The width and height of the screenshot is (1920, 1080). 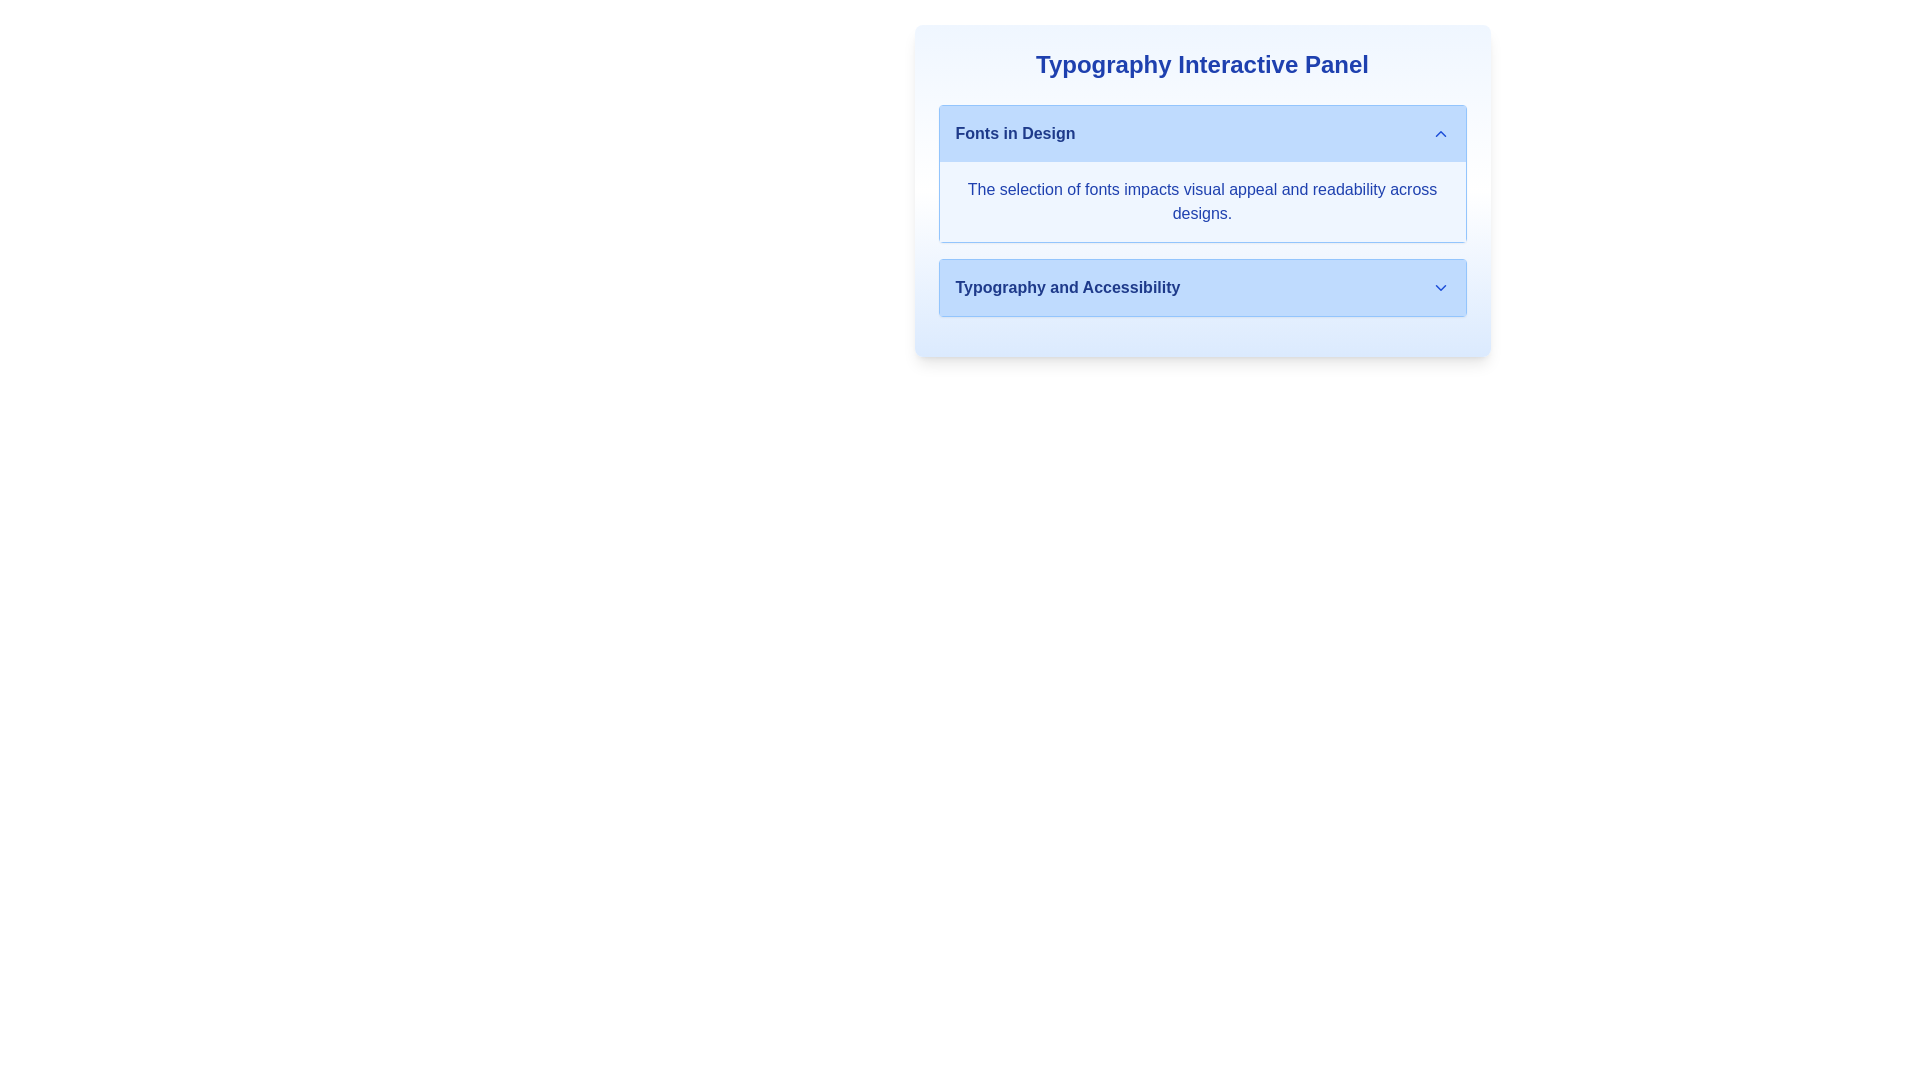 What do you see at coordinates (1015, 134) in the screenshot?
I see `the non-interactive text label displaying 'Fonts in Design', which is located in the leftmost position of a light blue section, adjacent to a chevron icon` at bounding box center [1015, 134].